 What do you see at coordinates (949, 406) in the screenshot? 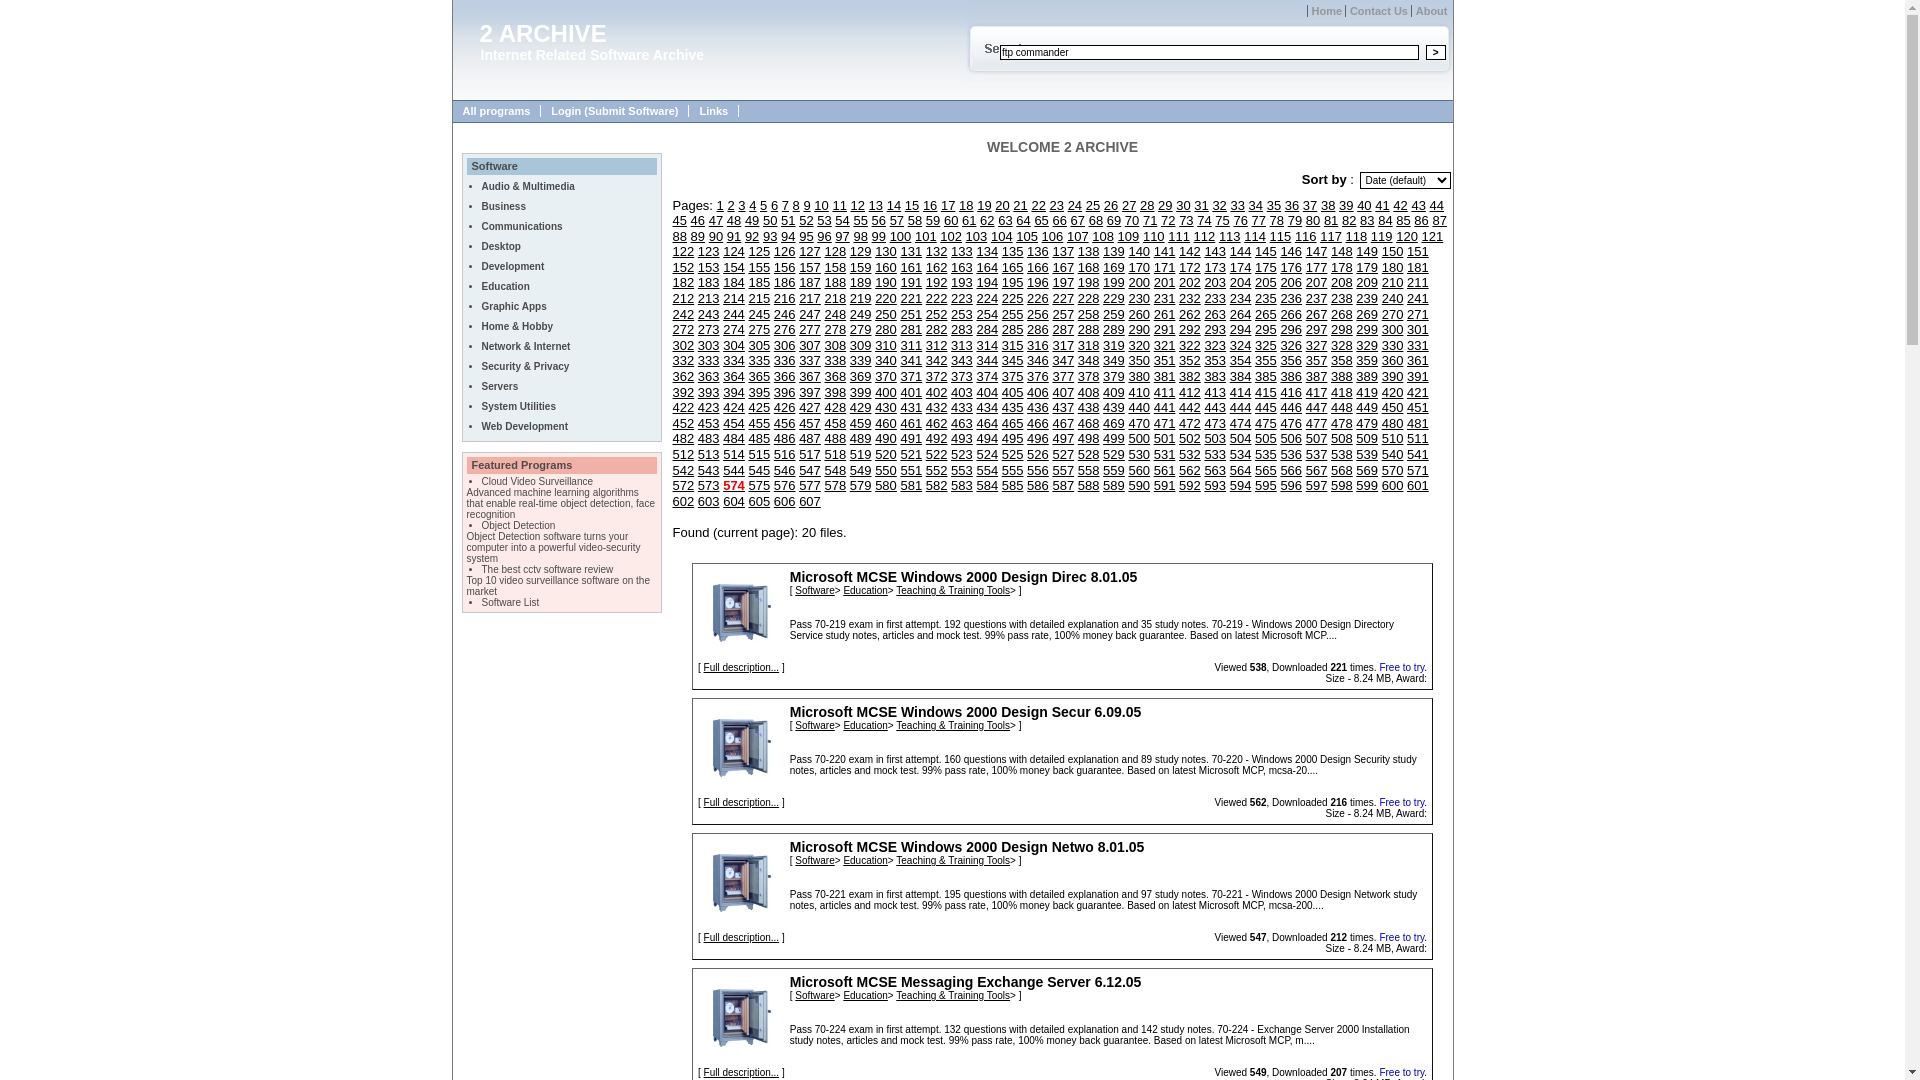
I see `'433'` at bounding box center [949, 406].